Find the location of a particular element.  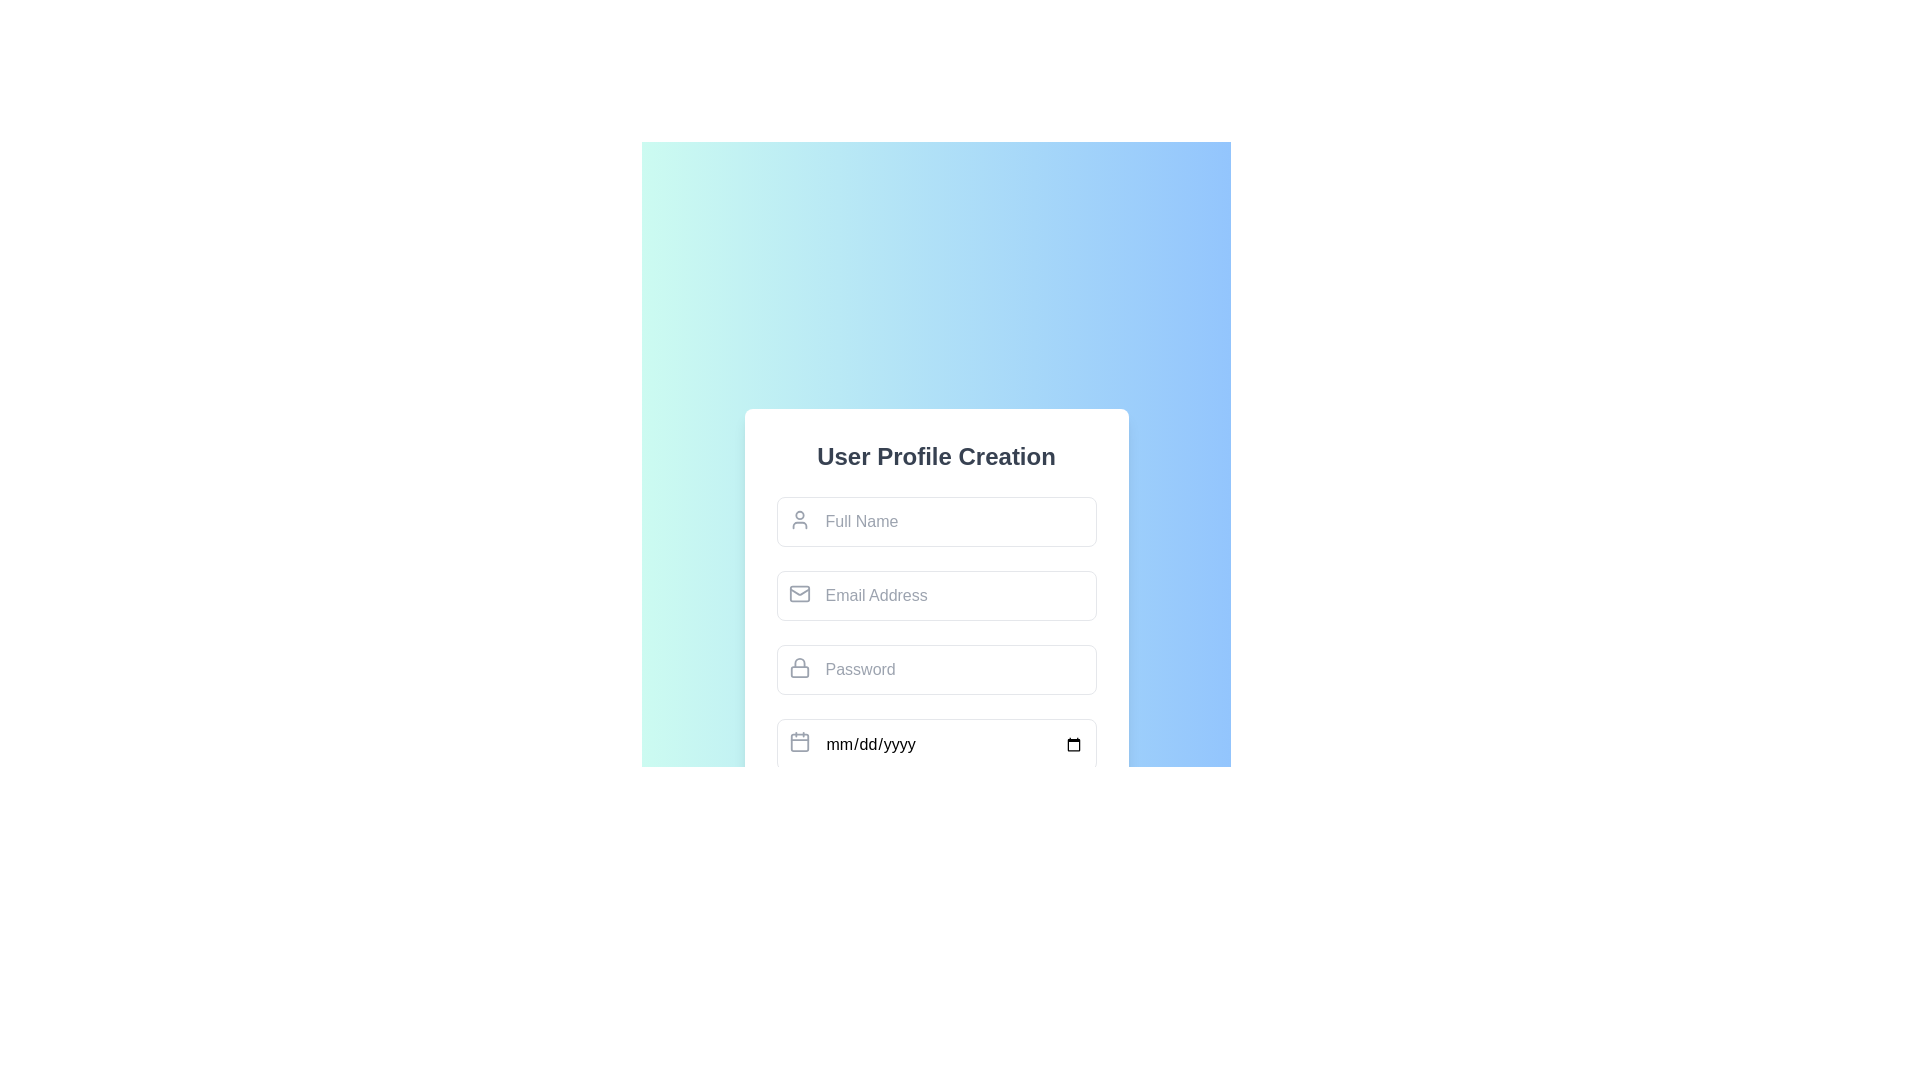

the Heading text at the top of the form, which indicates the purpose of the user interface section is located at coordinates (935, 456).